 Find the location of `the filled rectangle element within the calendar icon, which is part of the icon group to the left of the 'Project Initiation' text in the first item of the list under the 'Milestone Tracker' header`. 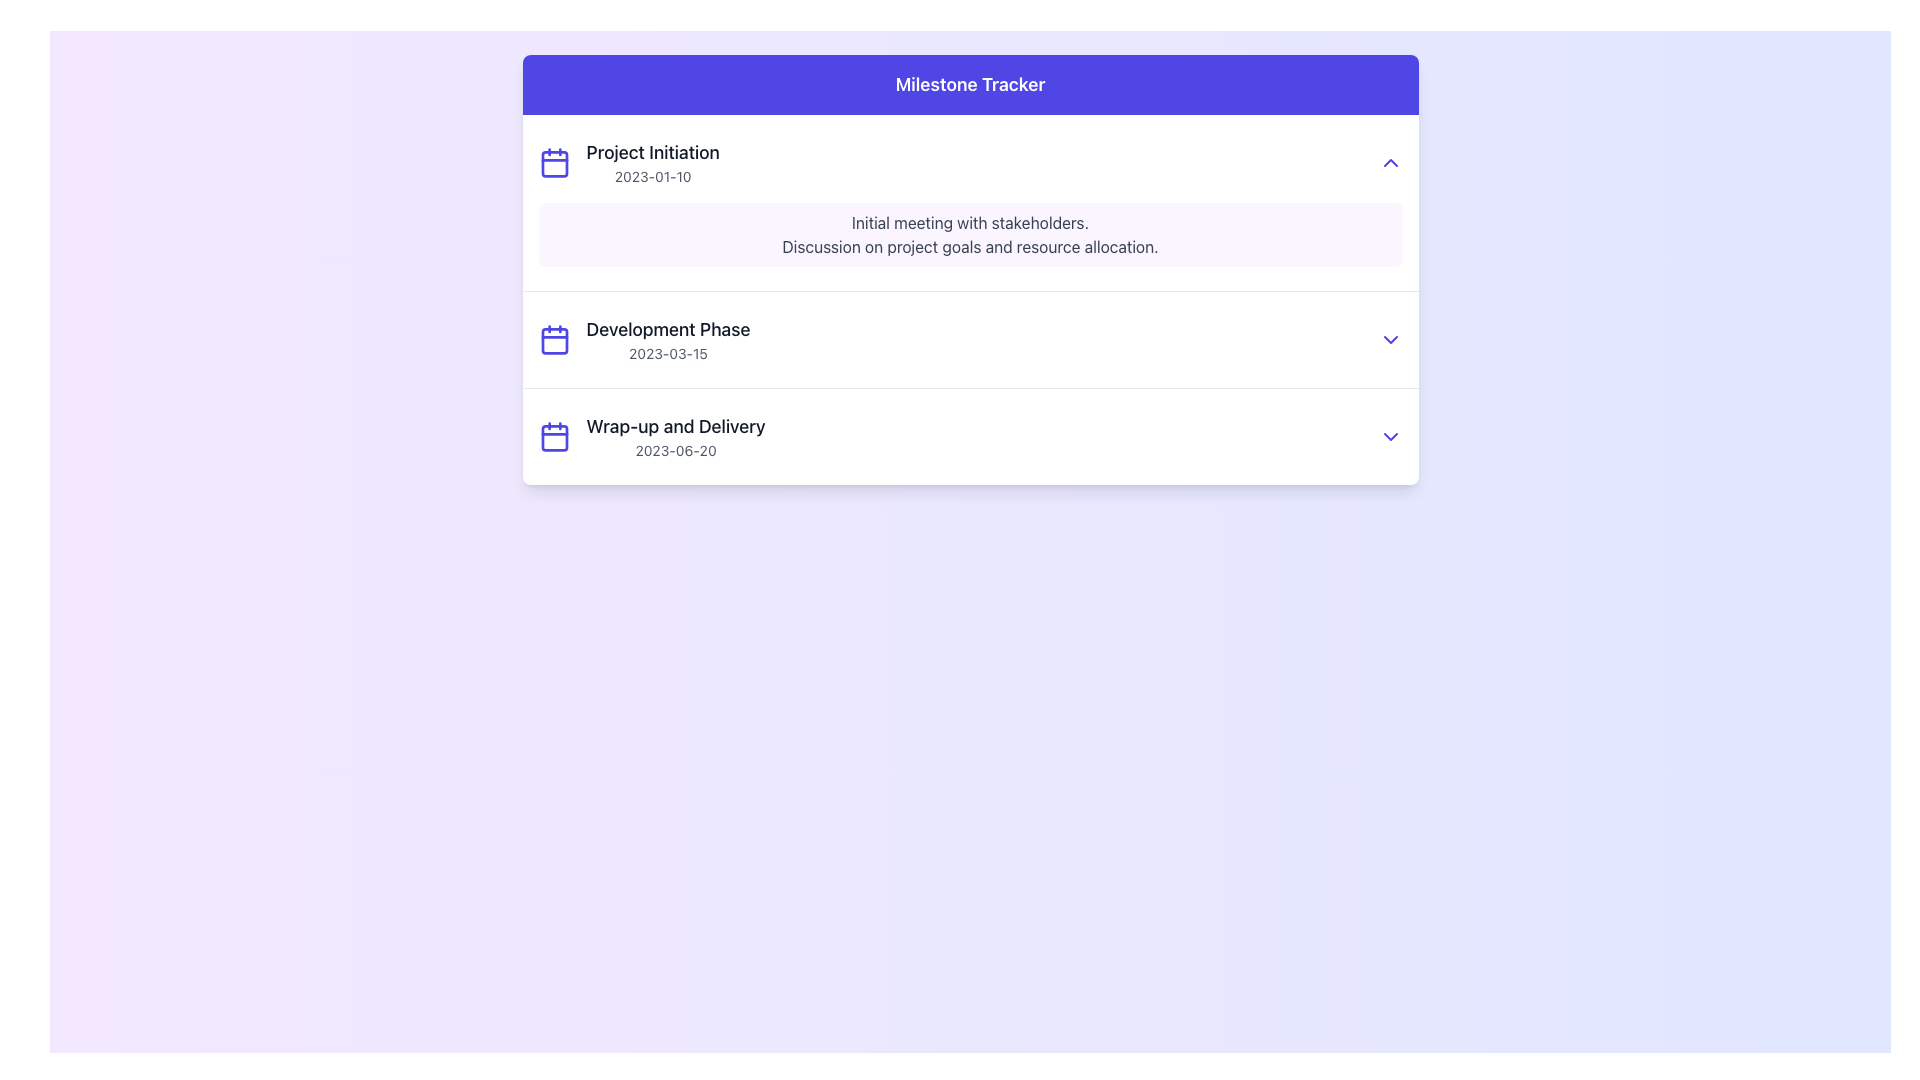

the filled rectangle element within the calendar icon, which is part of the icon group to the left of the 'Project Initiation' text in the first item of the list under the 'Milestone Tracker' header is located at coordinates (554, 163).